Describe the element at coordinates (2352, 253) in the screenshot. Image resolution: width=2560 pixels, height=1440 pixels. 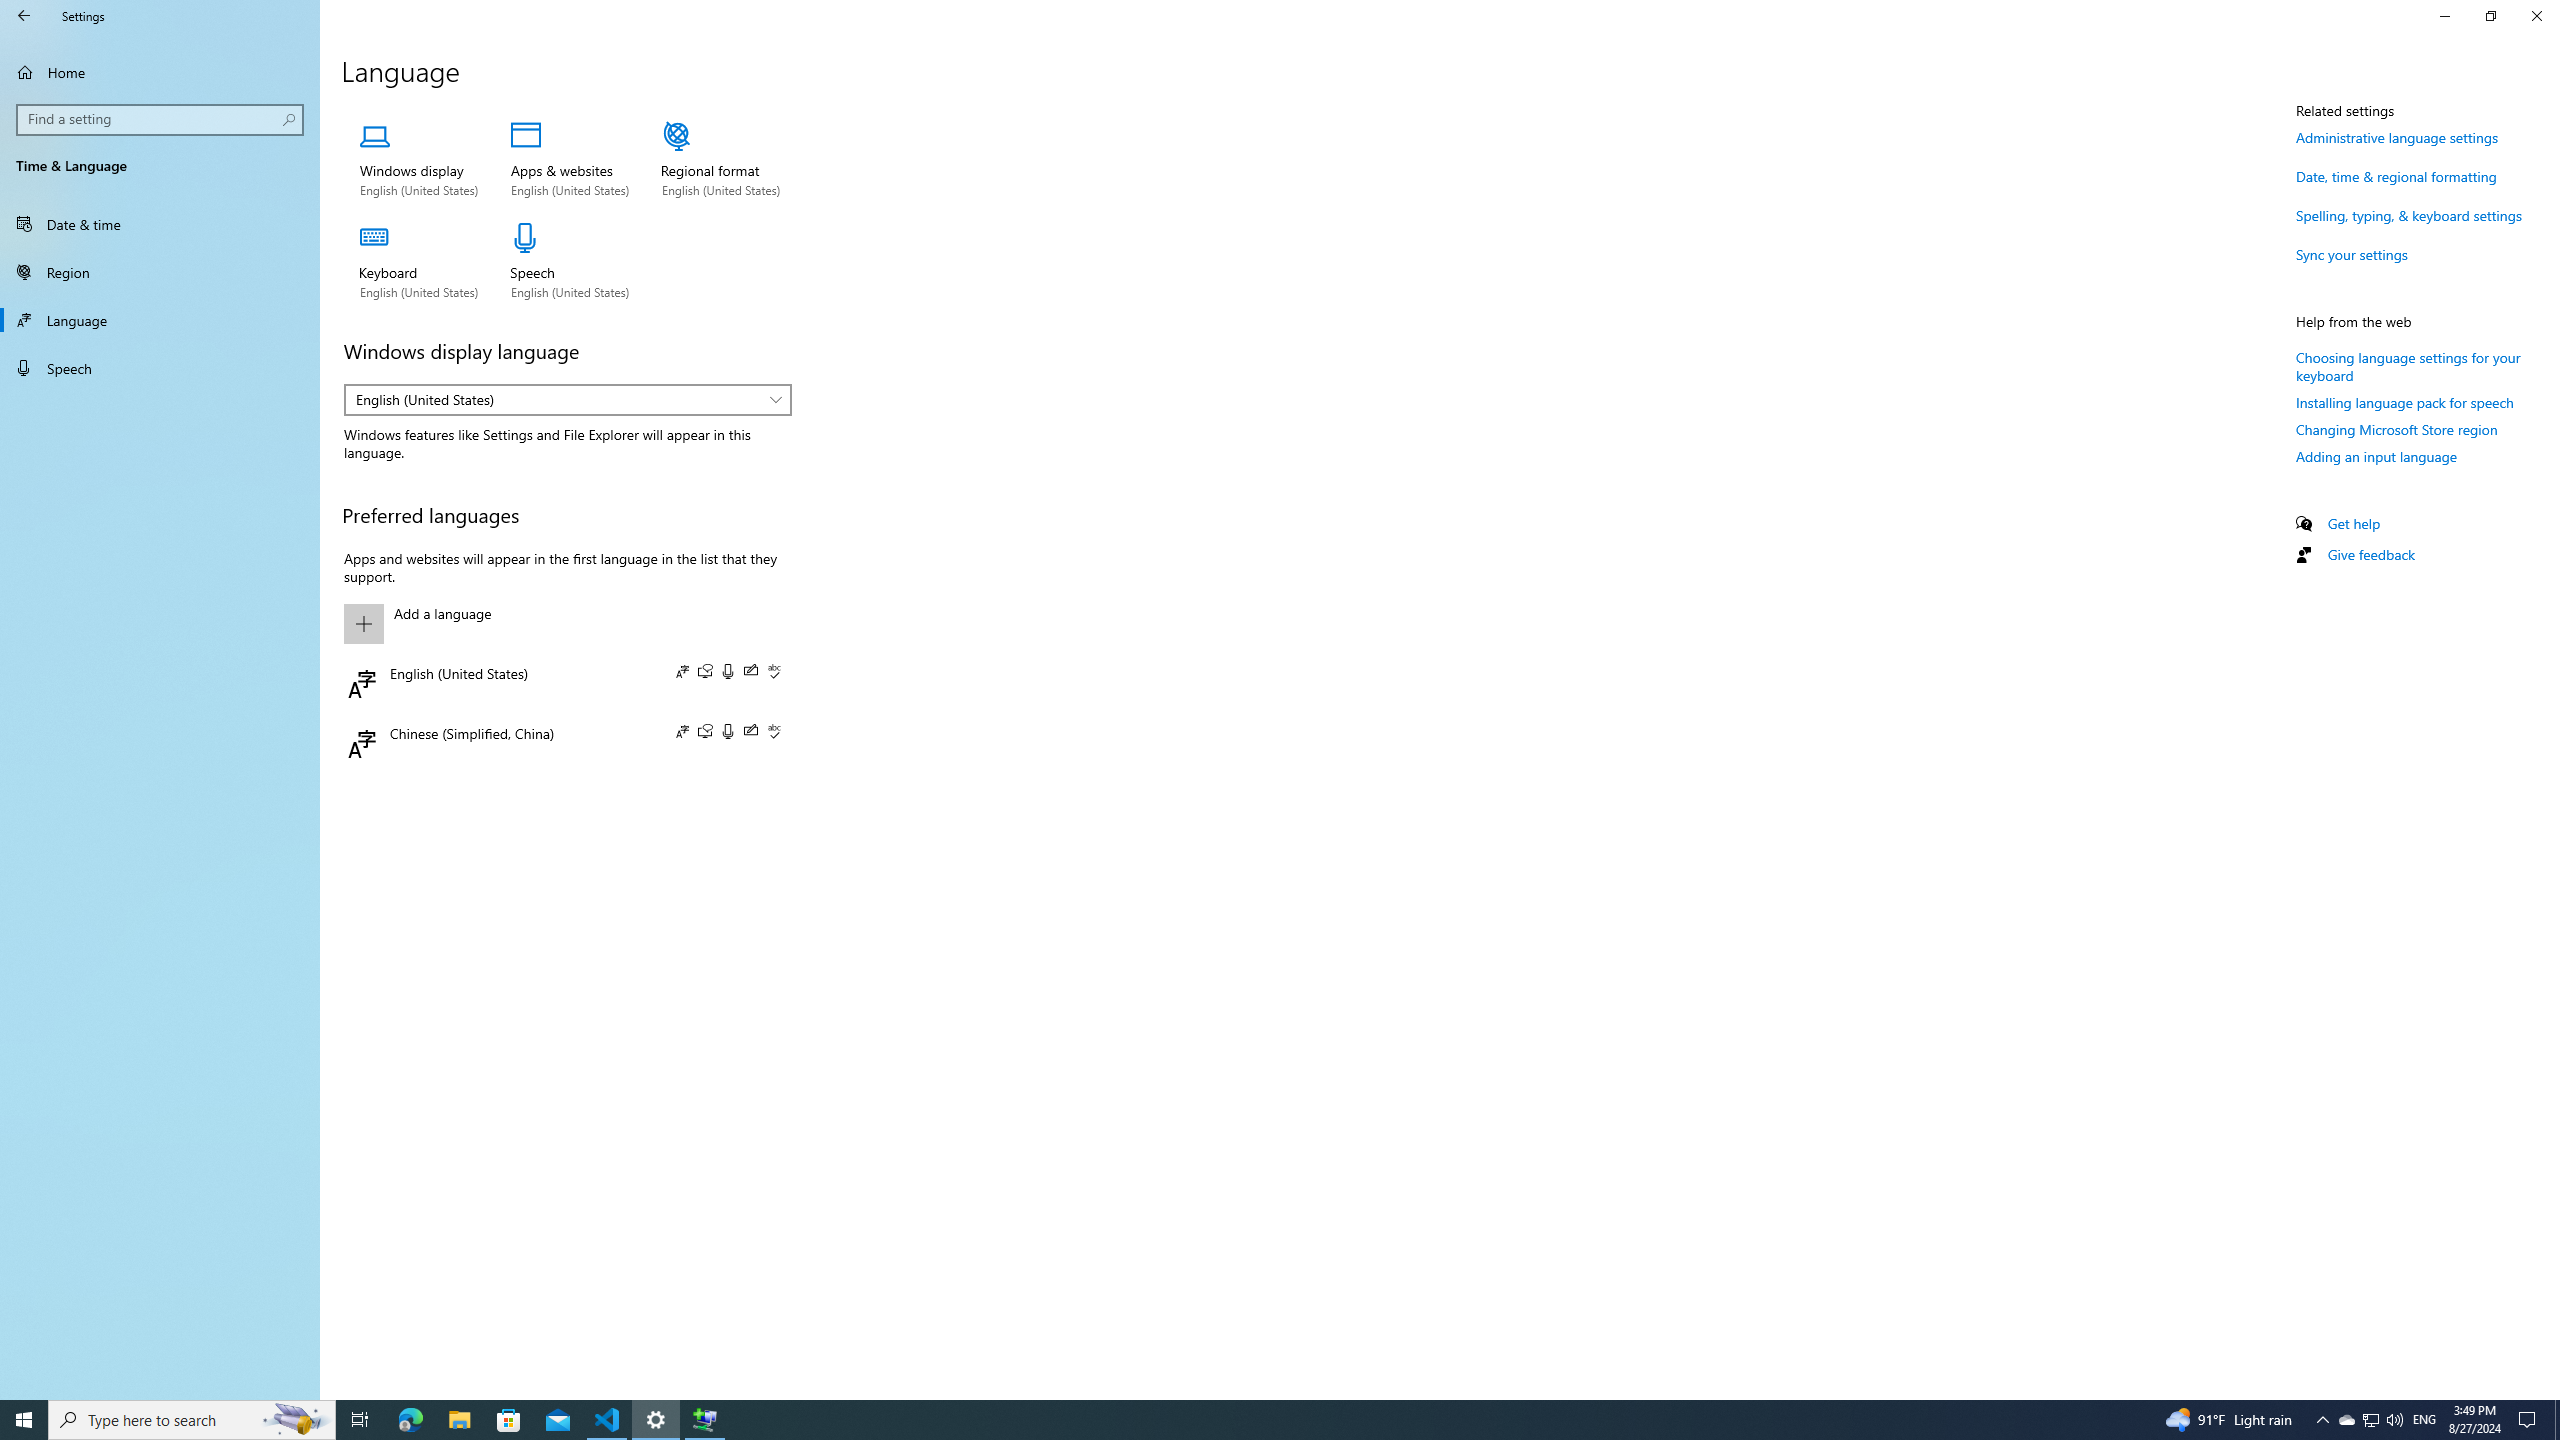
I see `'Sync your settings'` at that location.